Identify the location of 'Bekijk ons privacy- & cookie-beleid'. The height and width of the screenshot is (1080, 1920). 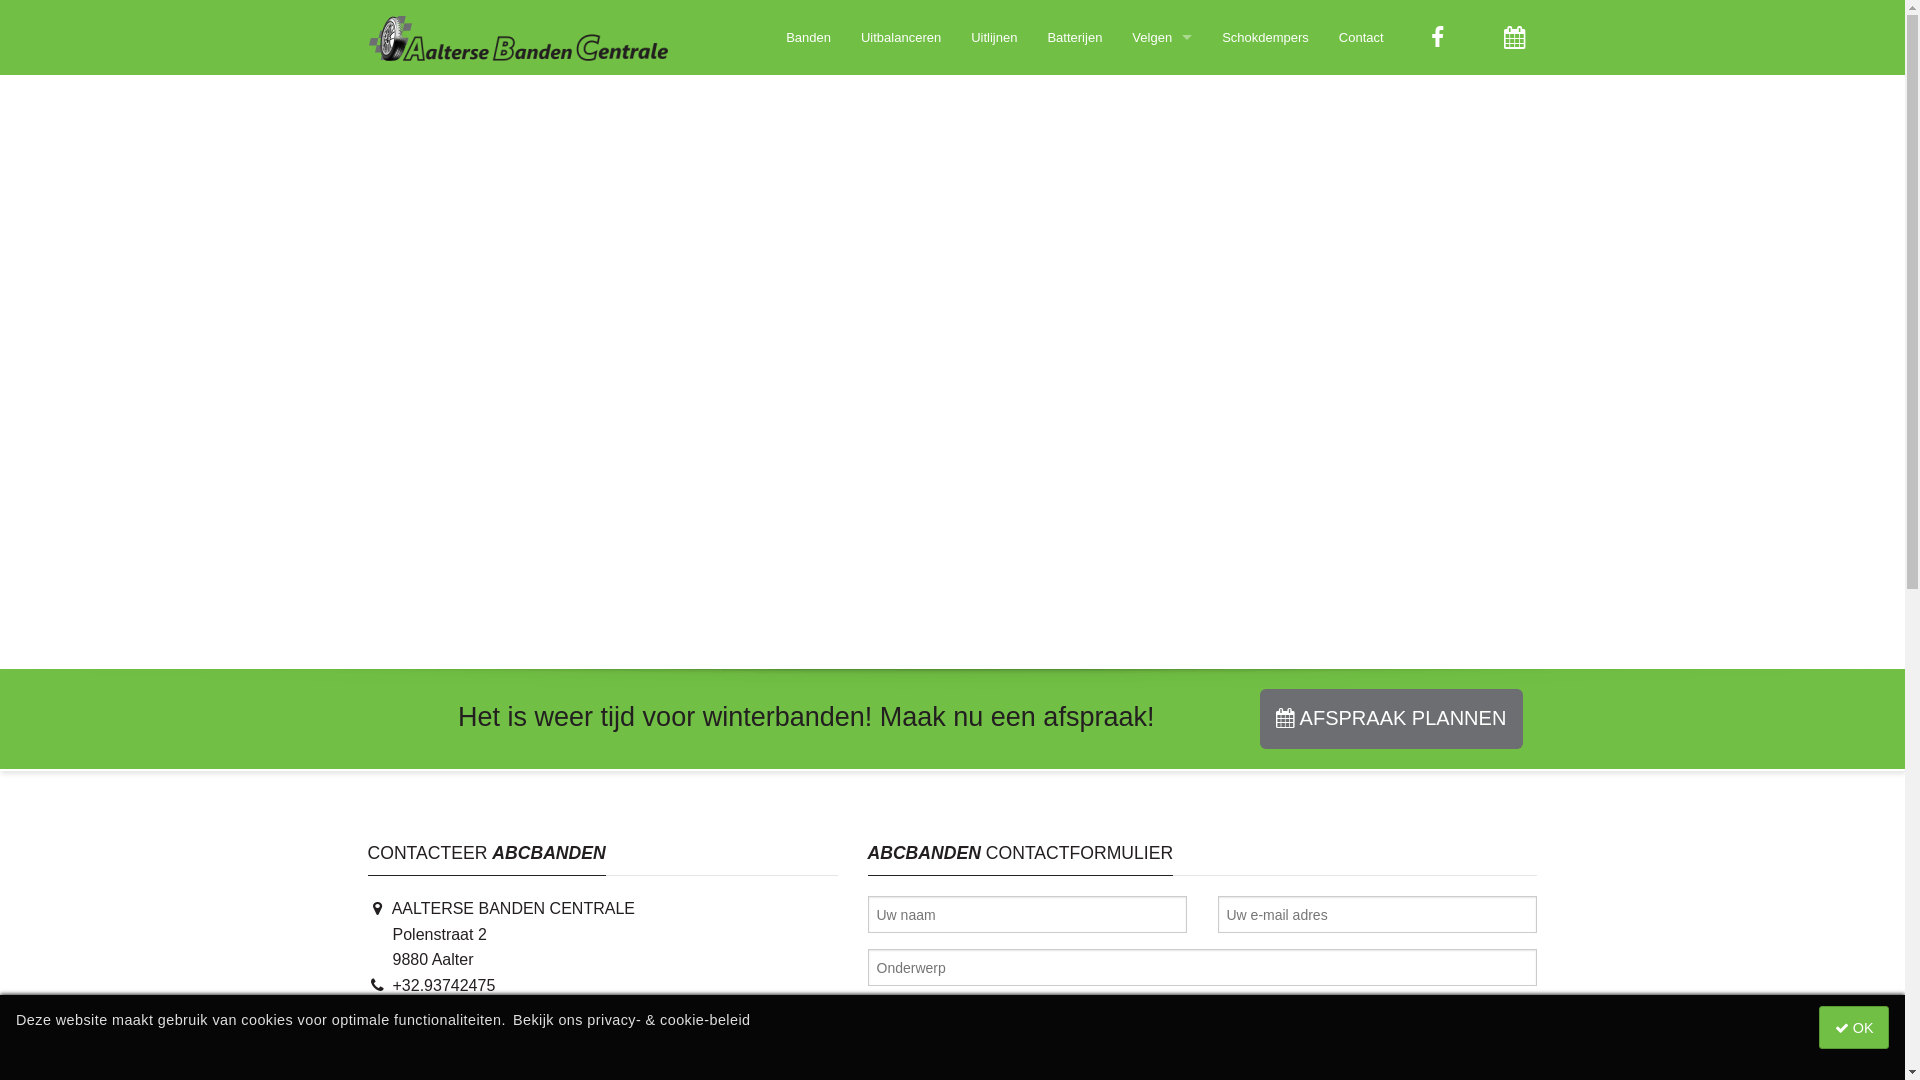
(513, 1019).